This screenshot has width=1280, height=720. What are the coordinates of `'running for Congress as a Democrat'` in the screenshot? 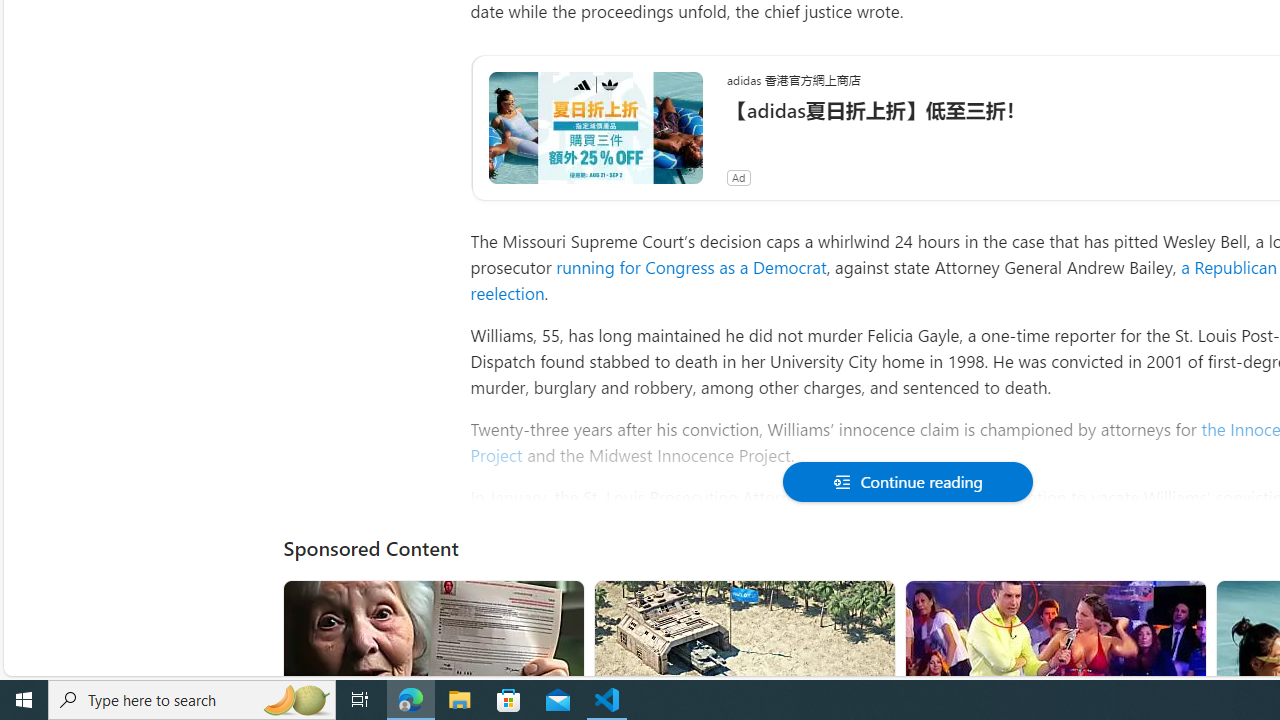 It's located at (691, 266).